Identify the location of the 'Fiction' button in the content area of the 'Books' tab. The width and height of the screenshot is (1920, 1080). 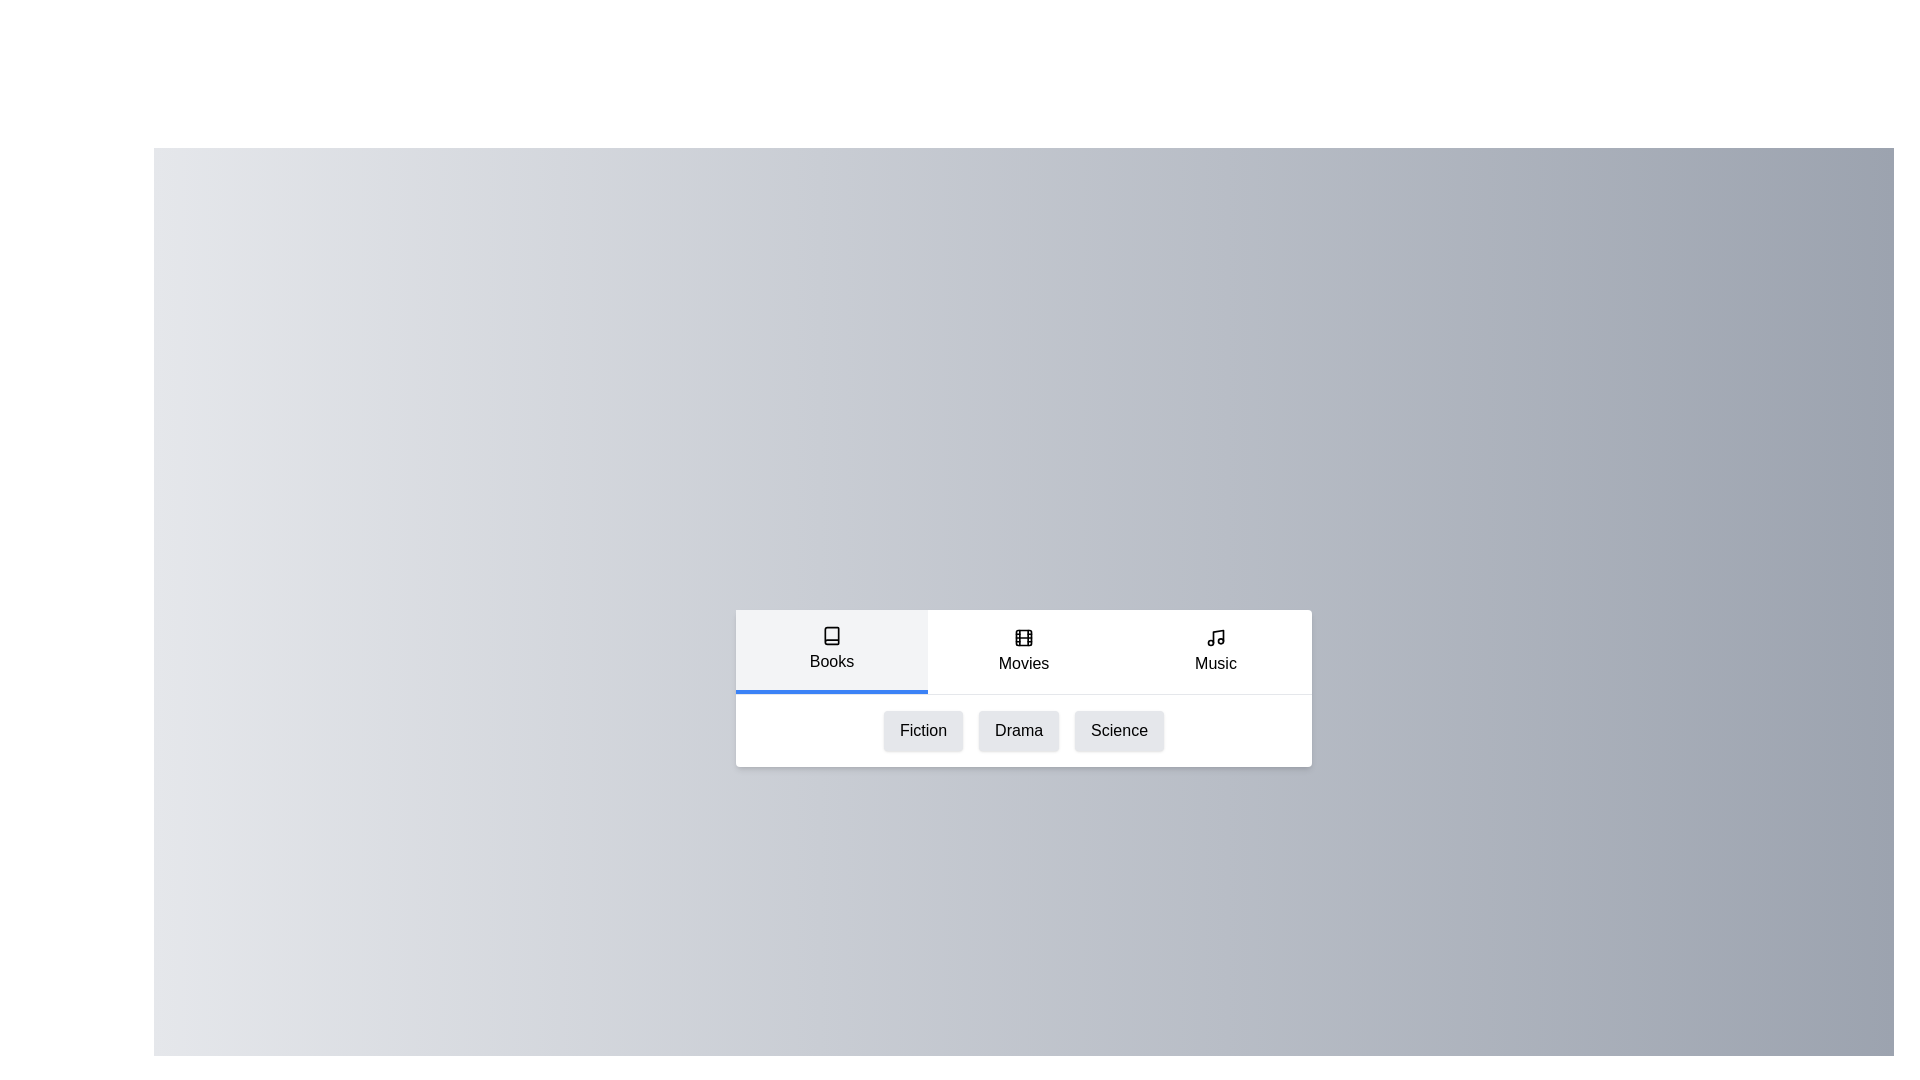
(922, 730).